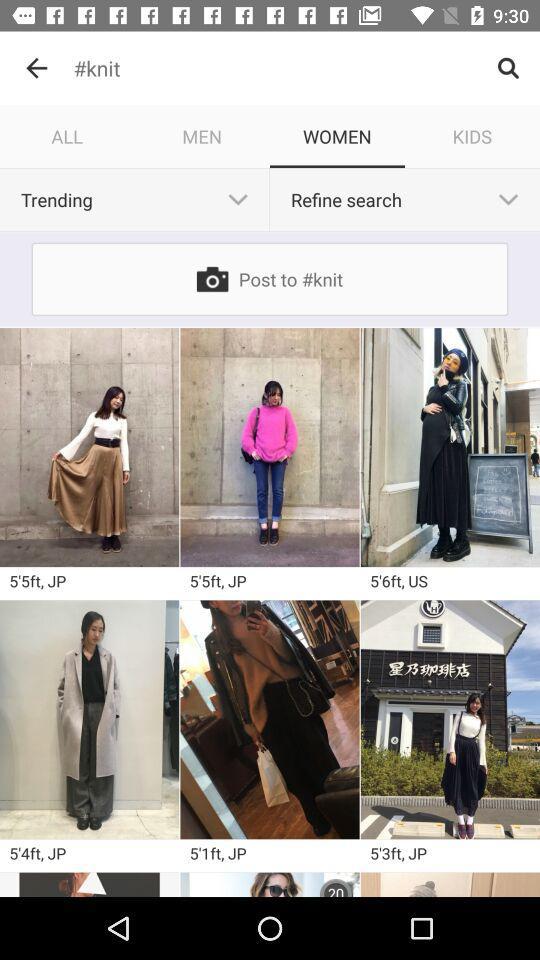  I want to click on different dresses in different scenes, so click(450, 447).